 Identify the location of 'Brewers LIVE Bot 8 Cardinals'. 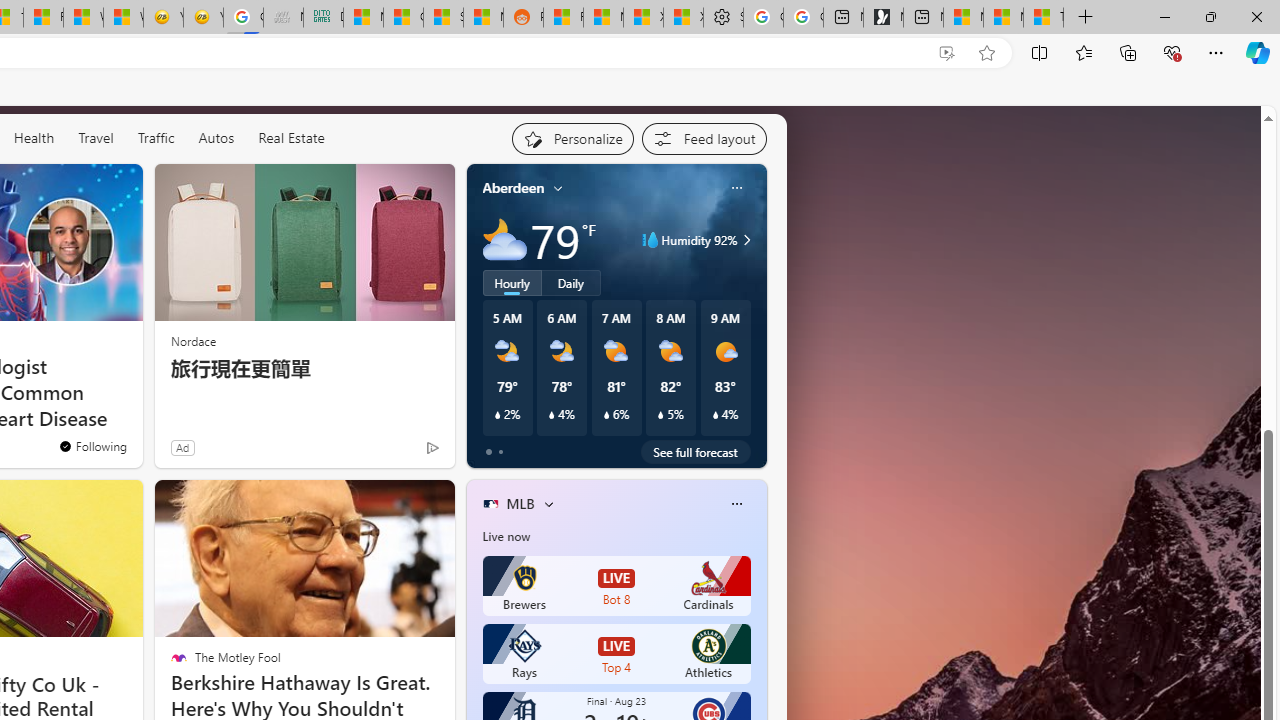
(615, 585).